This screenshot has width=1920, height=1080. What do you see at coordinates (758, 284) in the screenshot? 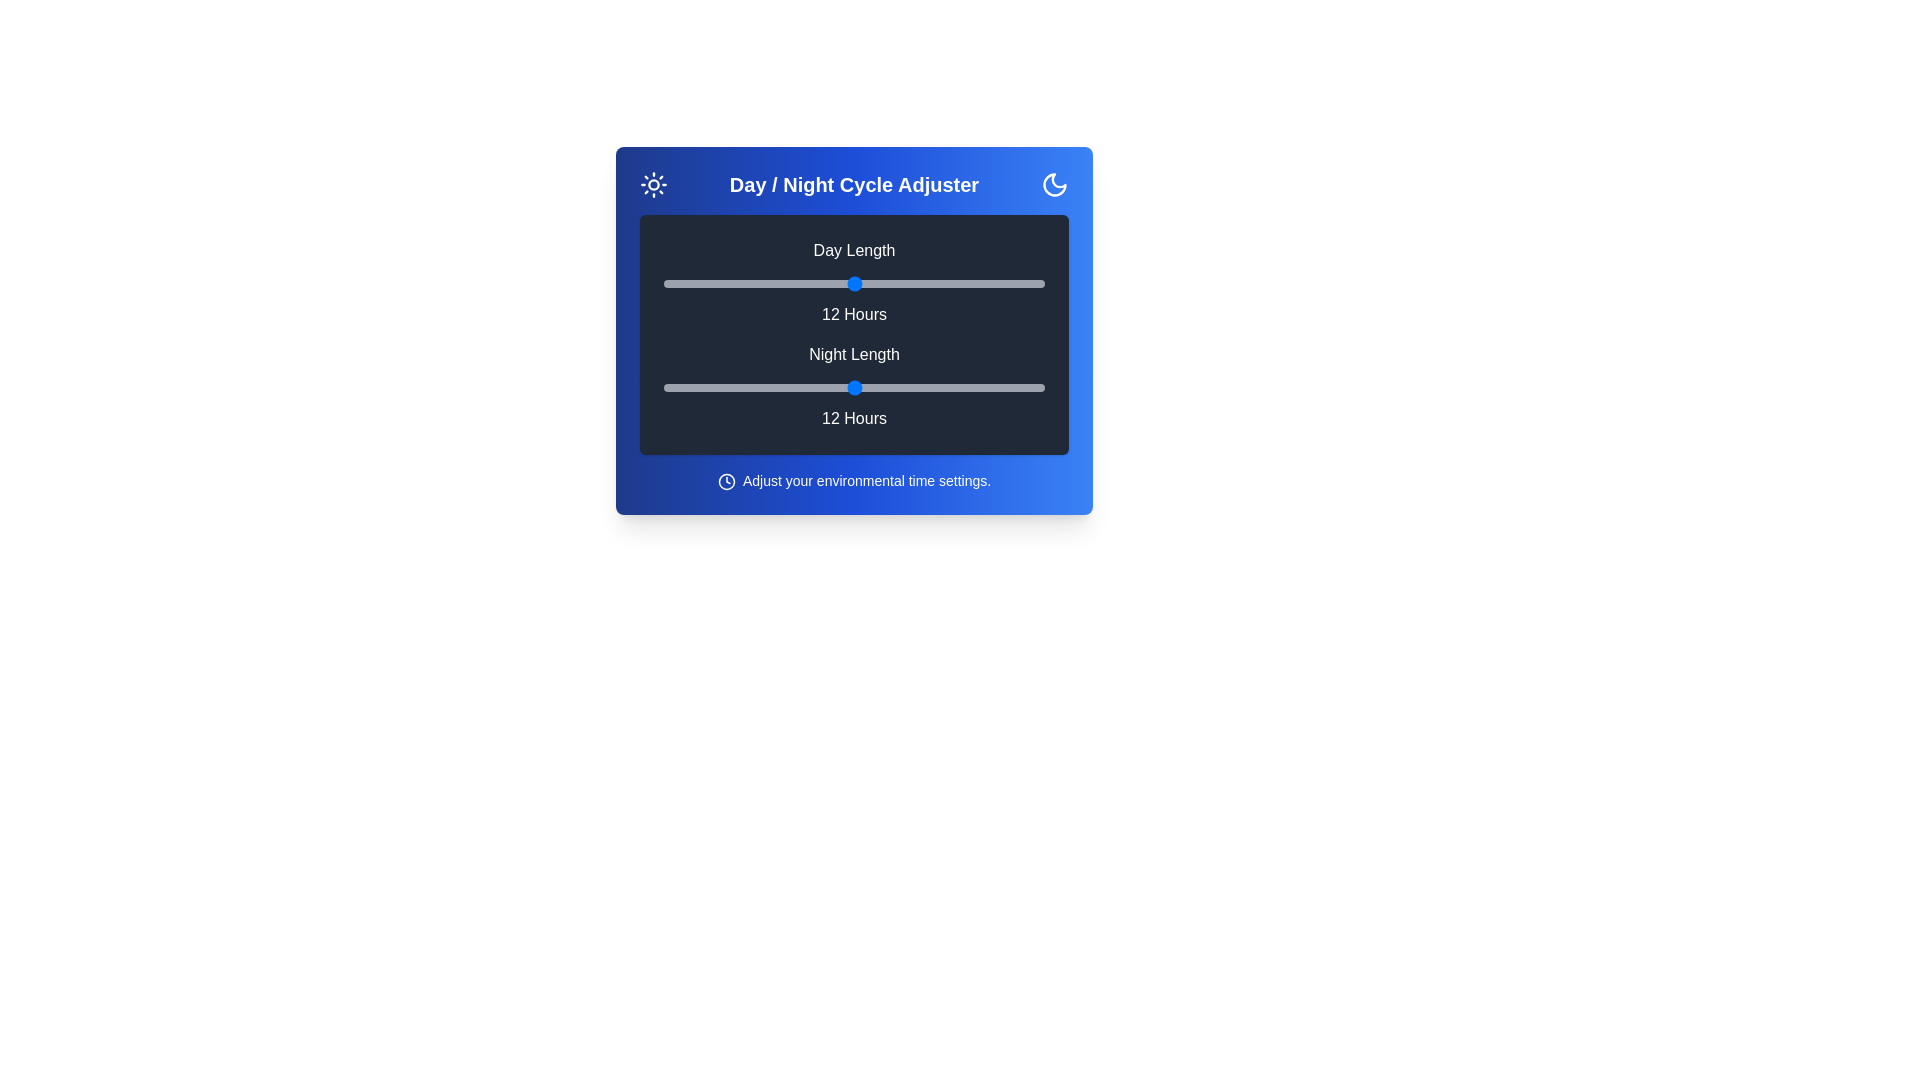
I see `the 'Day Length' slider to set the day duration to 9 hours` at bounding box center [758, 284].